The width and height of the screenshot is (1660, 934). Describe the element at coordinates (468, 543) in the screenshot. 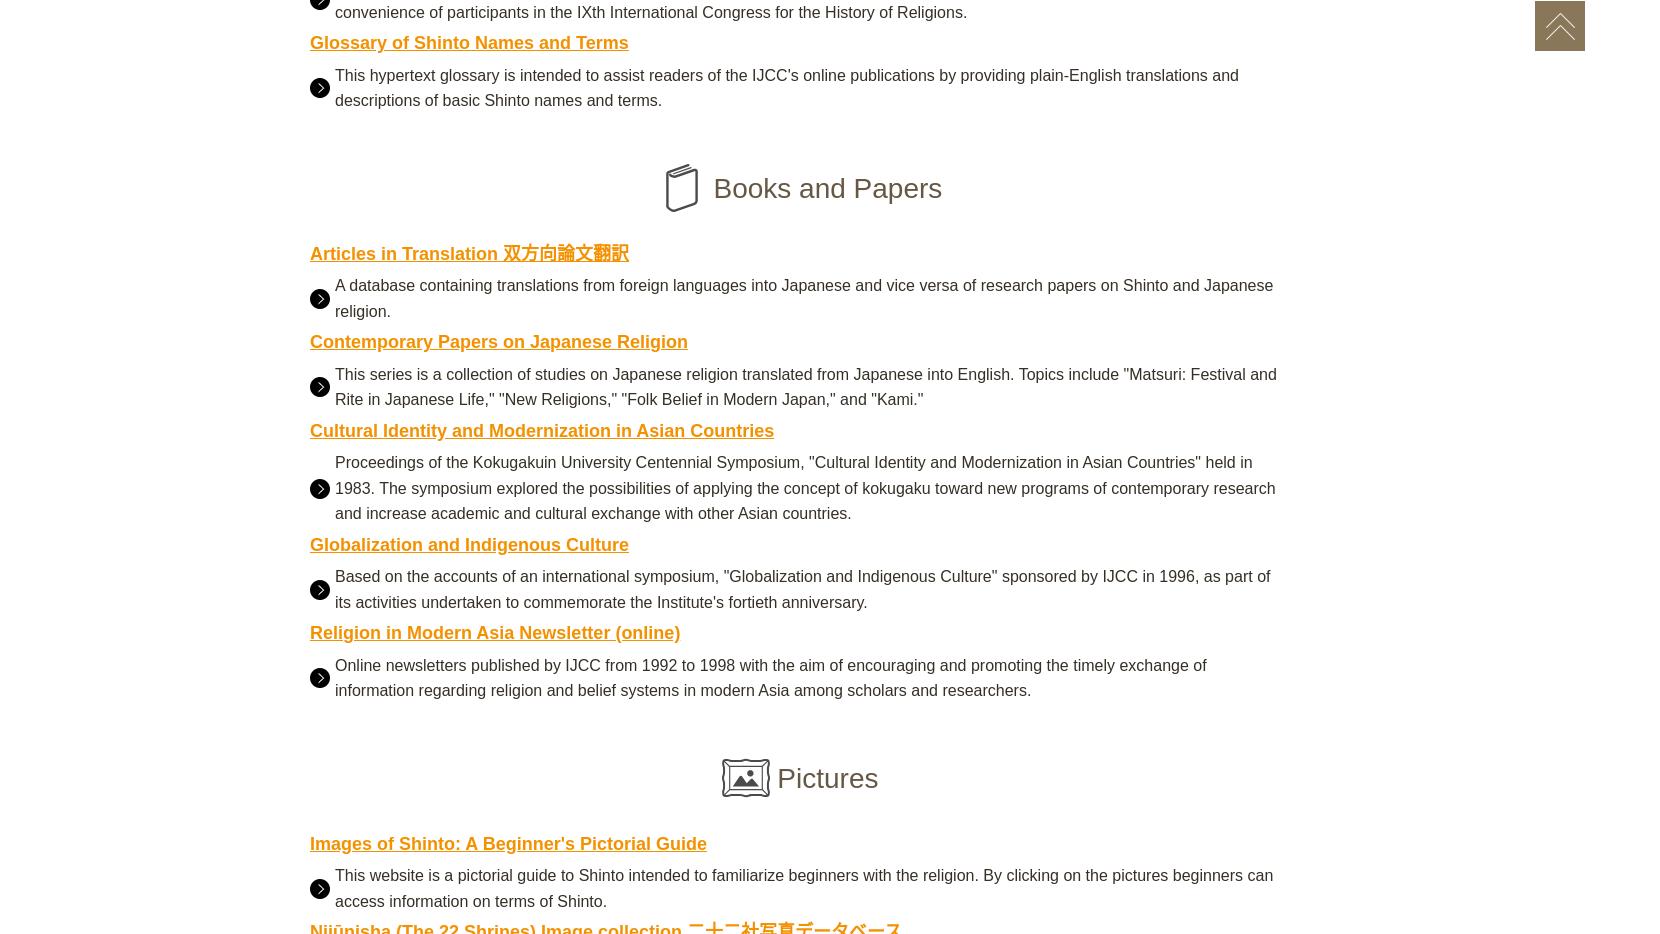

I see `'Globalization and Indigenous Culture'` at that location.